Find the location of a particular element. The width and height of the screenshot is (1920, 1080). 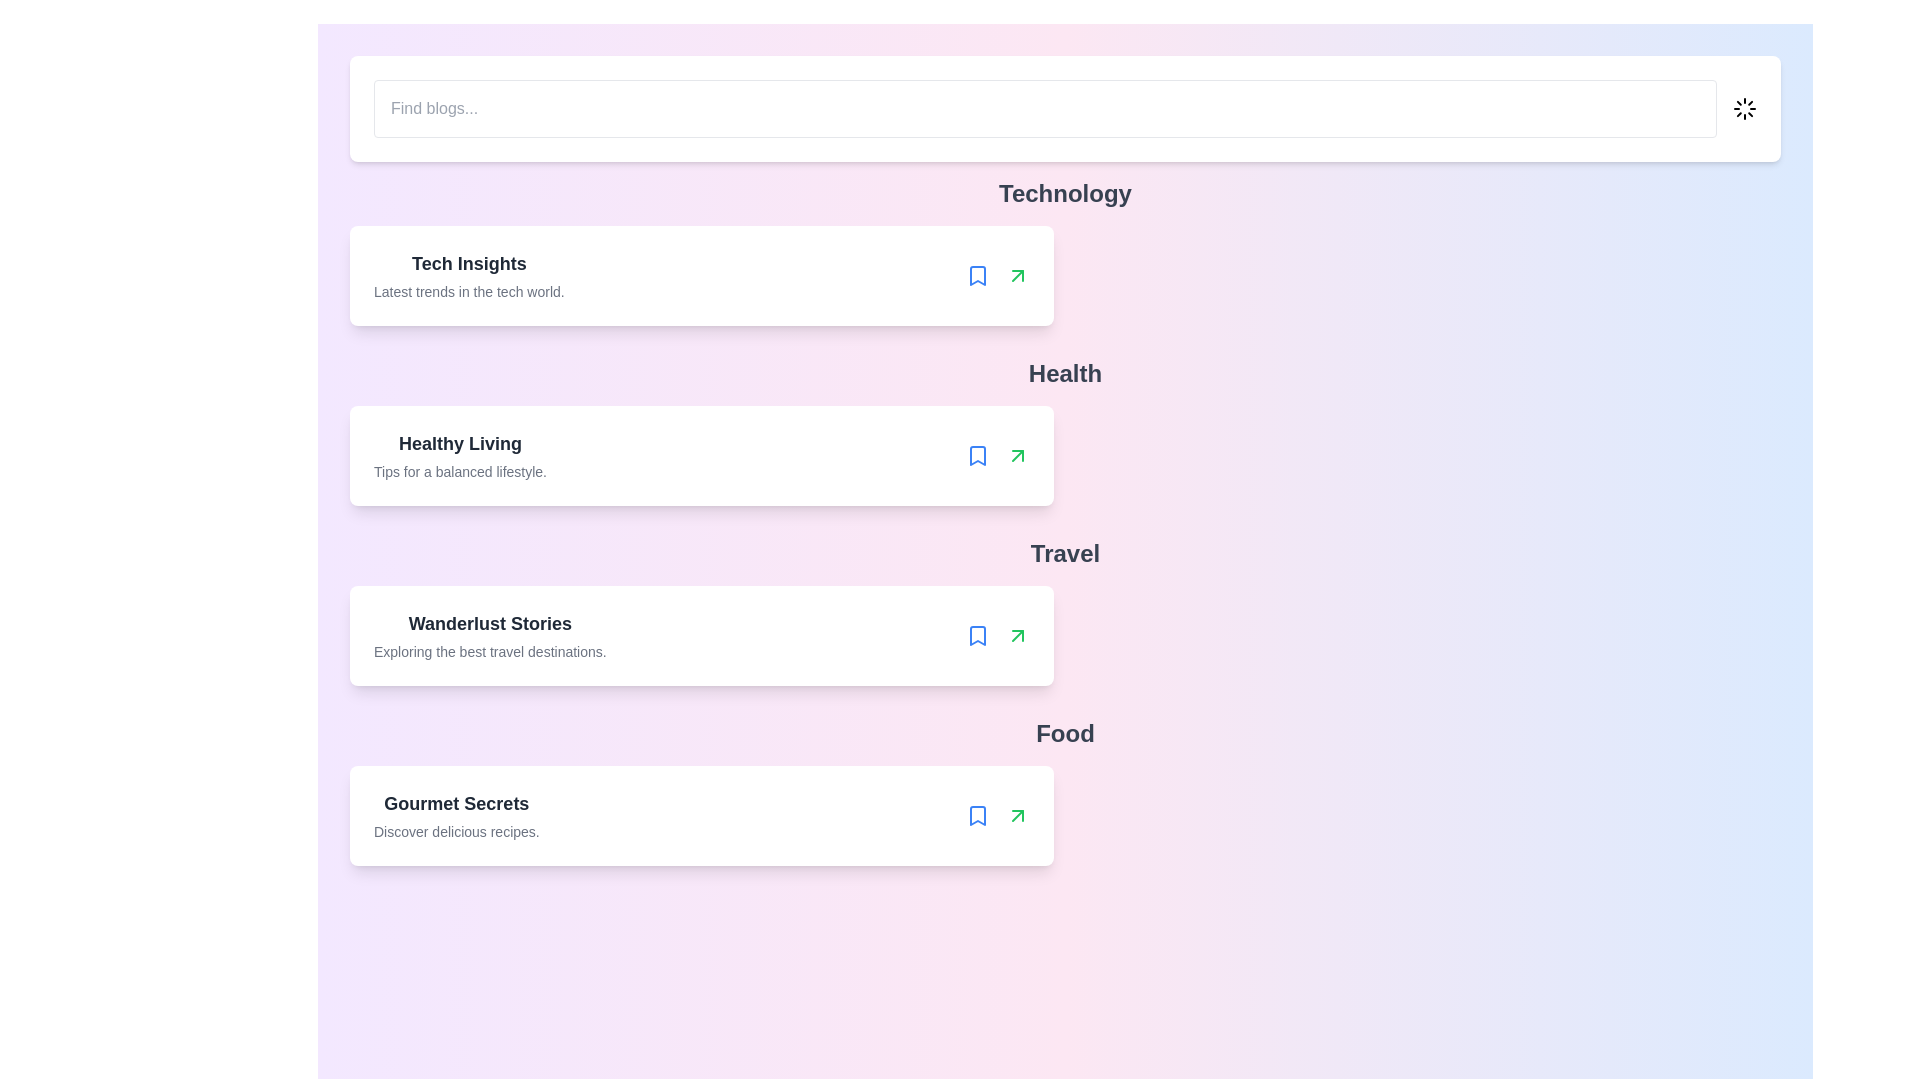

the upward-right pointing green arrow vector graphic within the SVG icon, which is located to the far right of the 'Healthy Living' section's heading card, adjacent to the bookmark icon is located at coordinates (1017, 636).